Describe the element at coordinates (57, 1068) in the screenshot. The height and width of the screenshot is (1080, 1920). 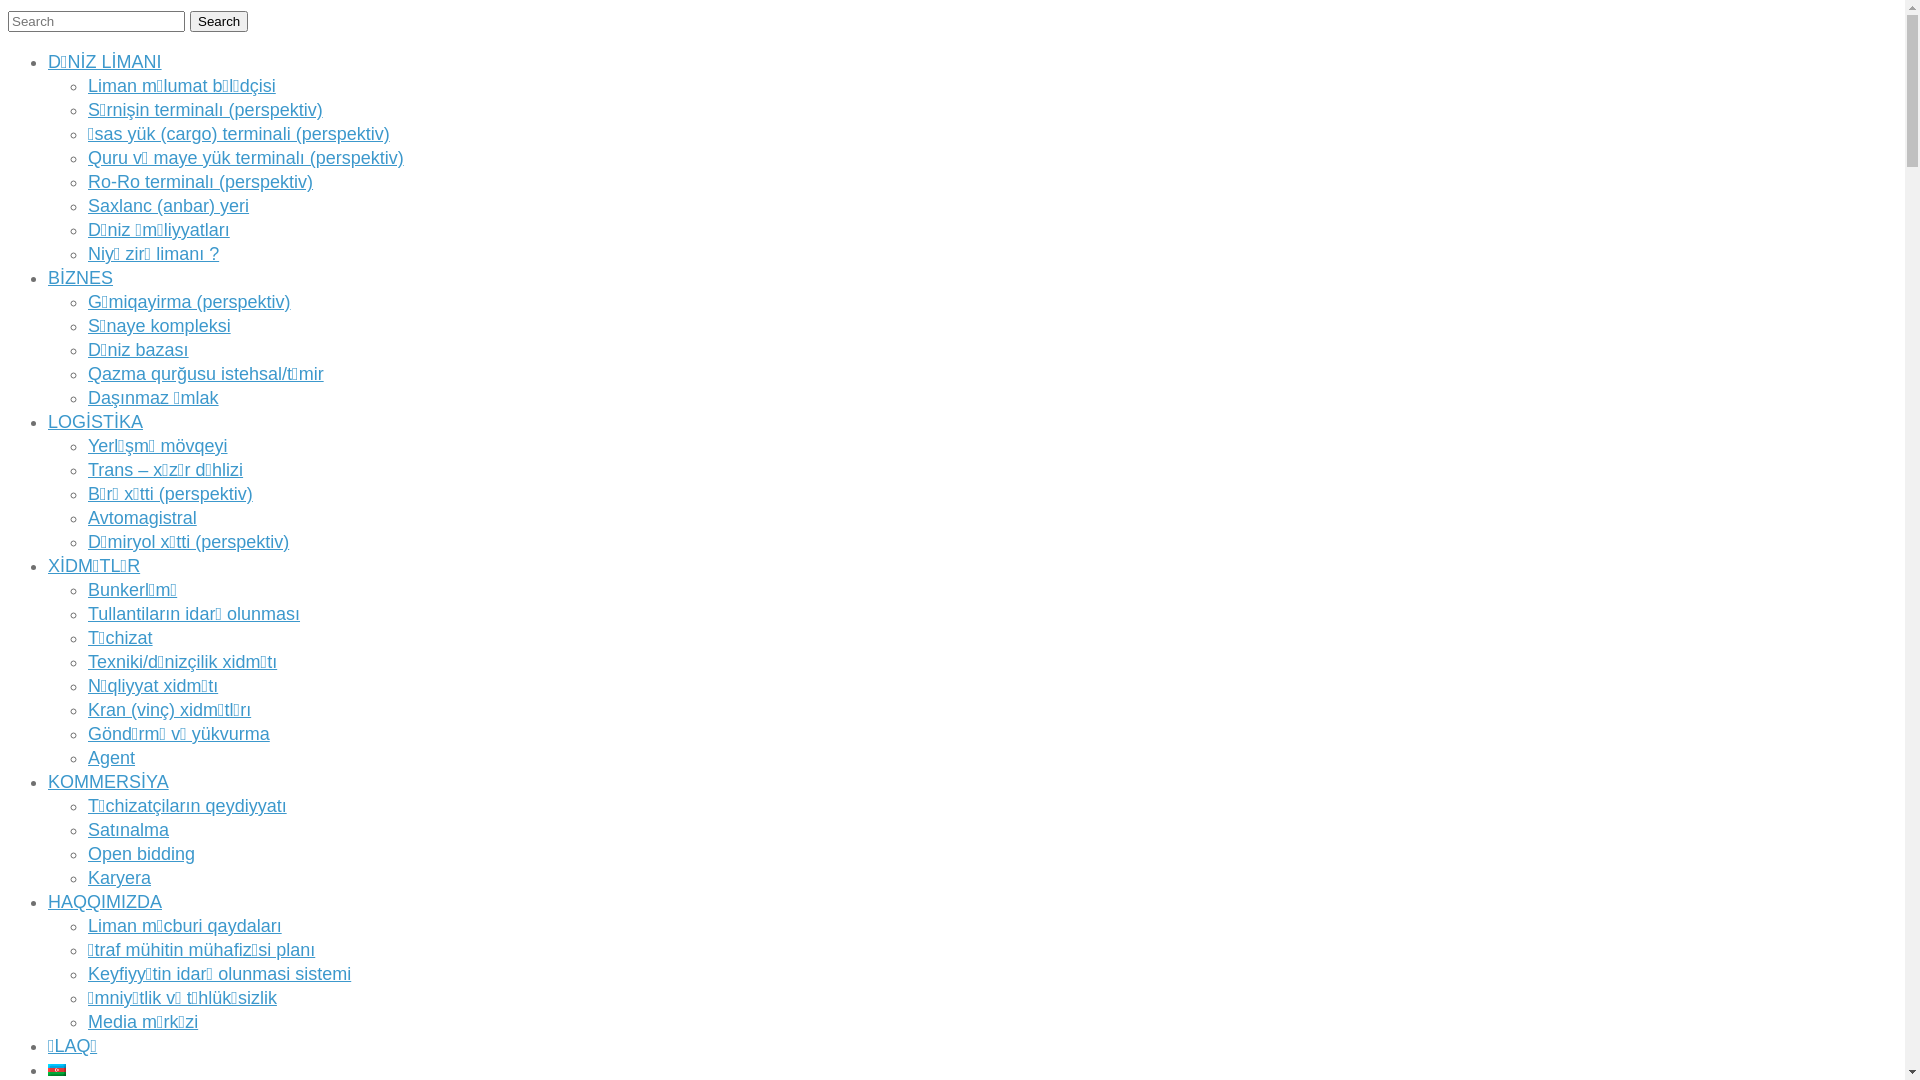
I see `'Azerbaijani'` at that location.